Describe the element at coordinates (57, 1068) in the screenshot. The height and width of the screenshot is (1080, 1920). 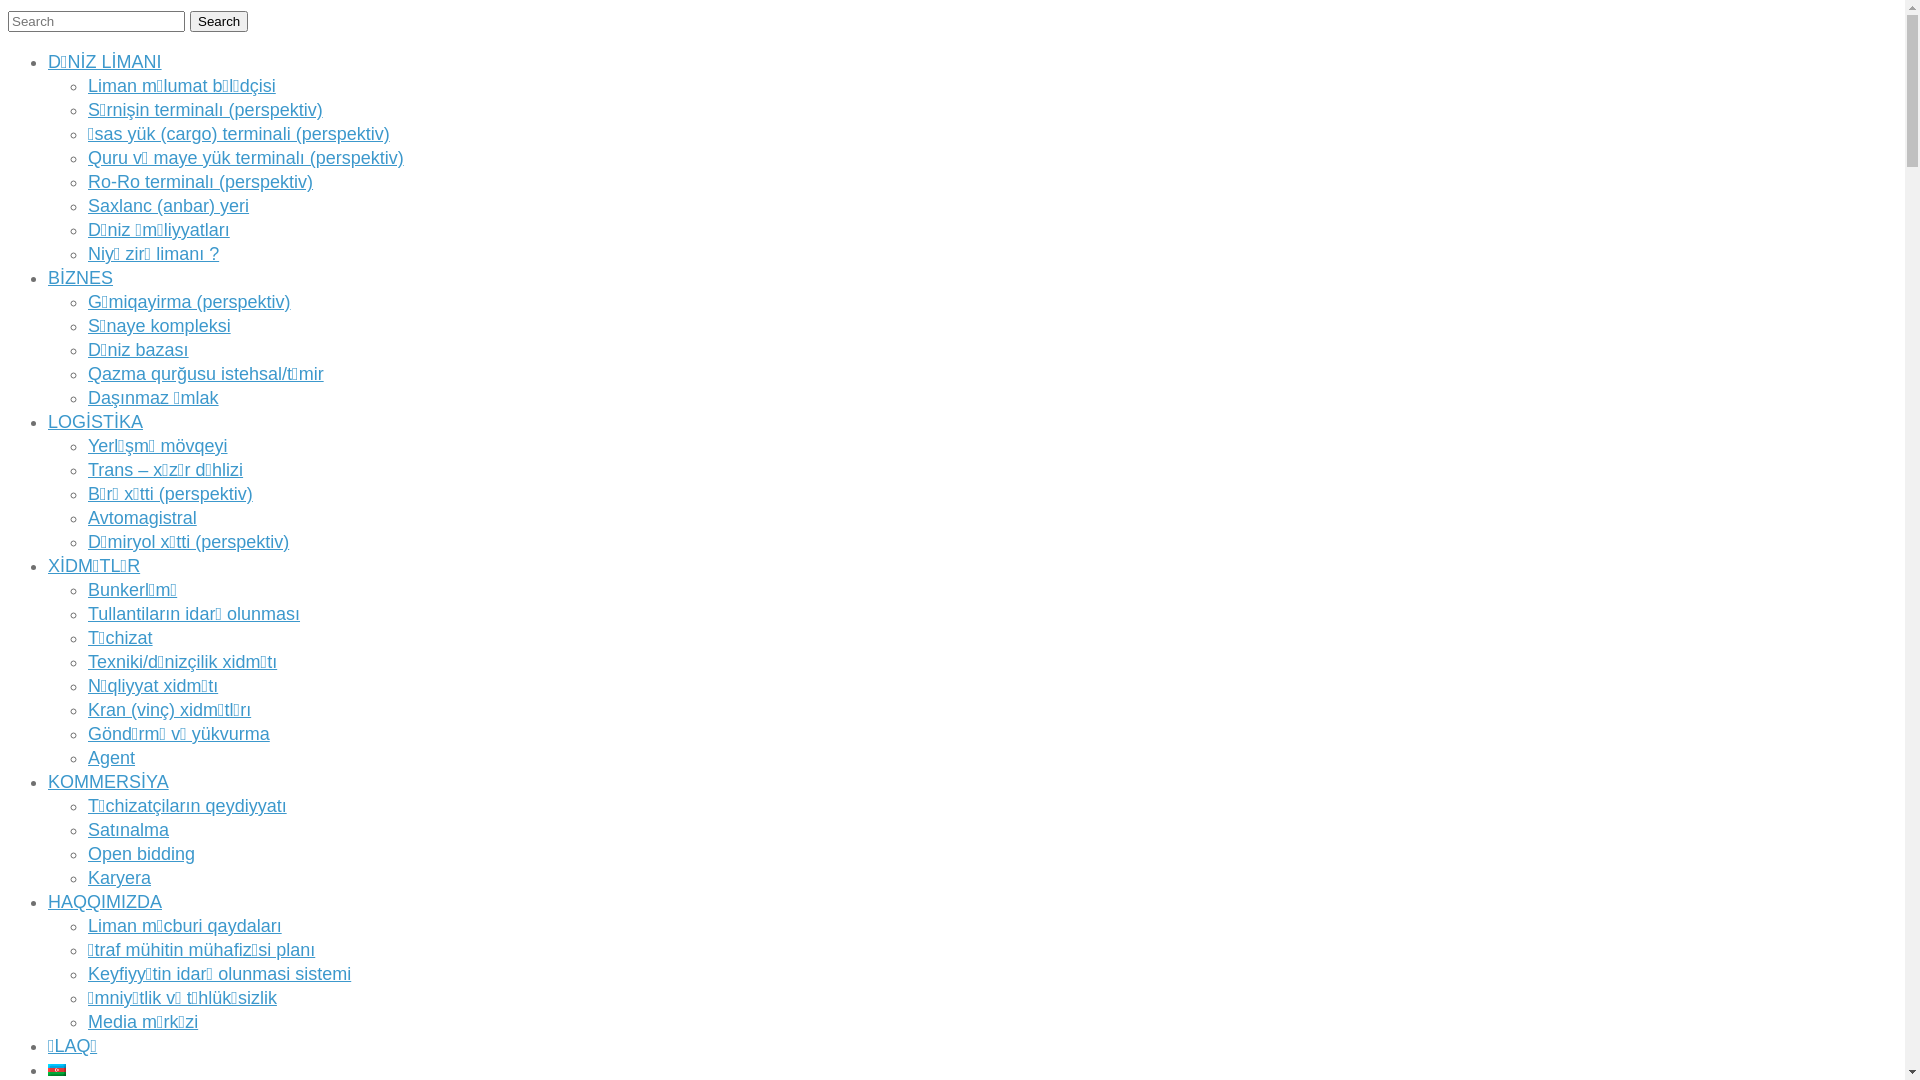
I see `'Azerbaijani'` at that location.